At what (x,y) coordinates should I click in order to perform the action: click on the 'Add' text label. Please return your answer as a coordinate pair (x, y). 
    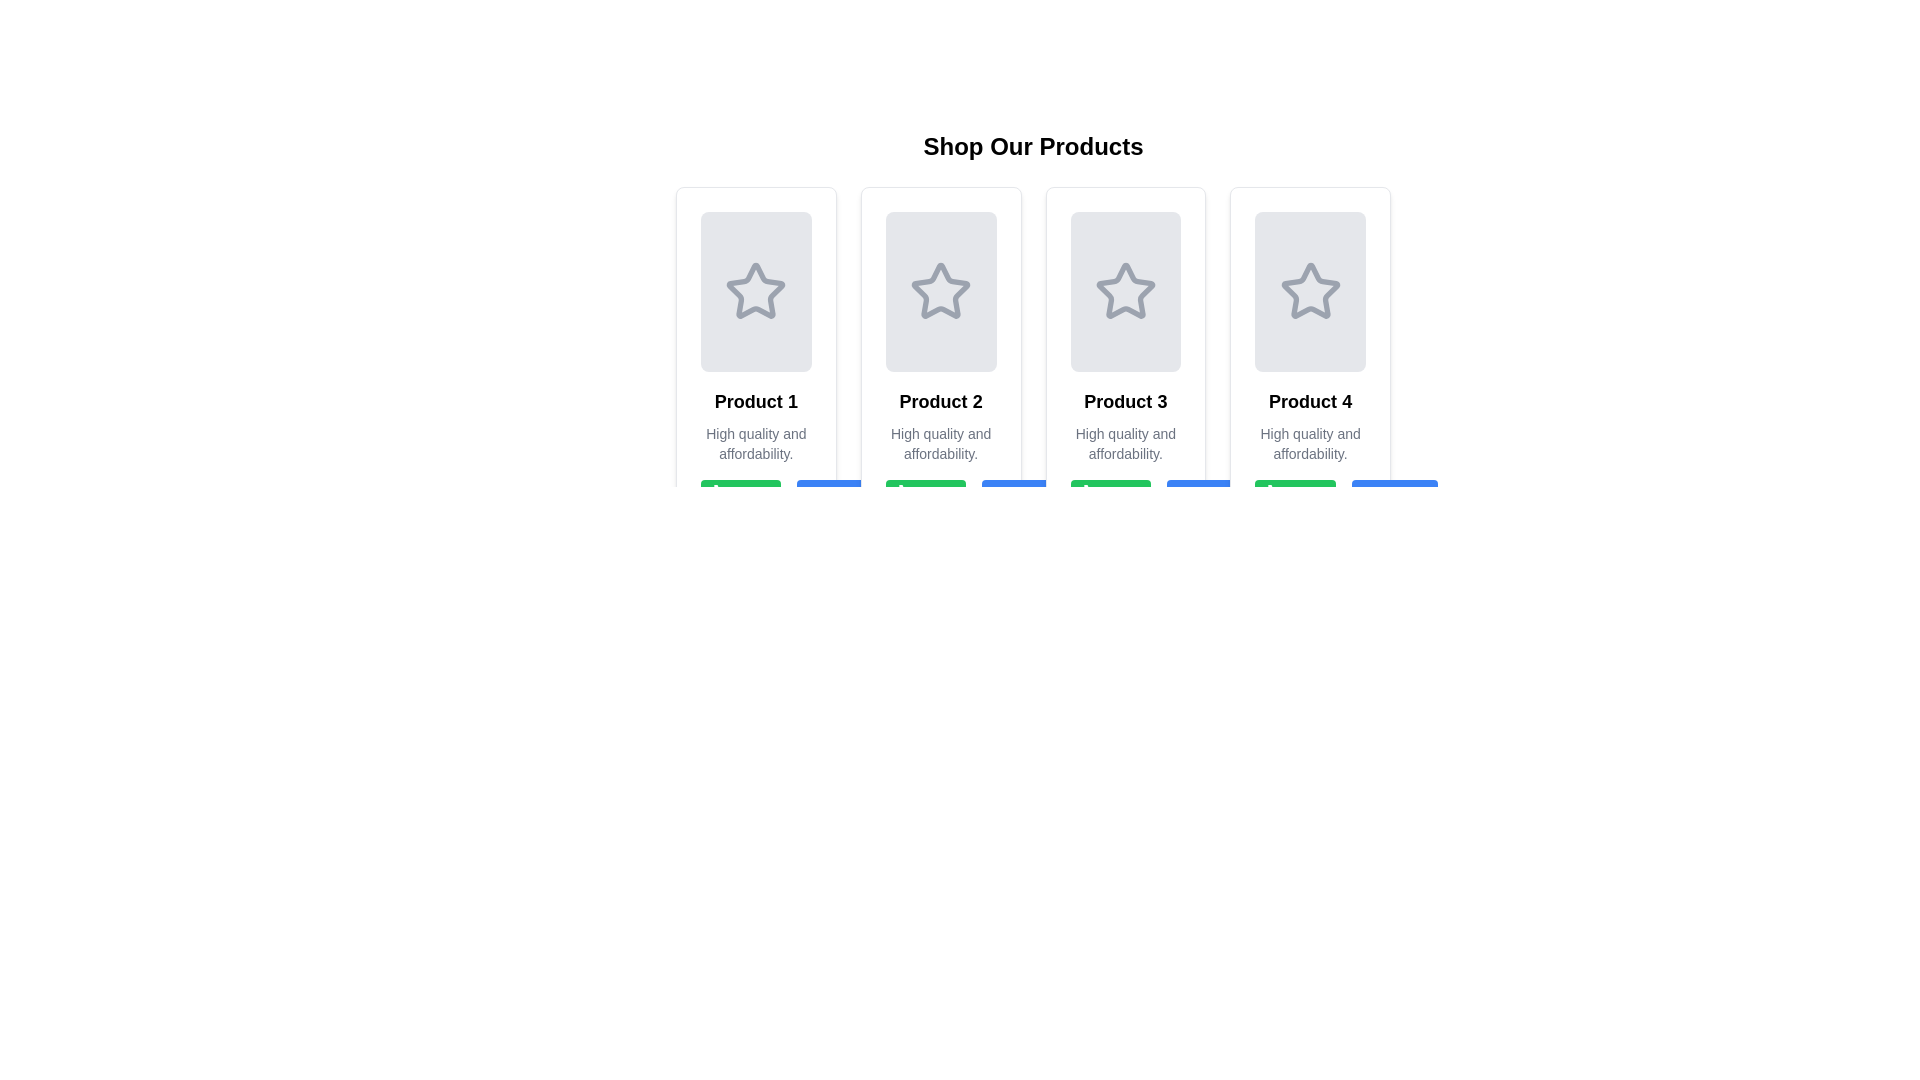
    Looking at the image, I should click on (1309, 495).